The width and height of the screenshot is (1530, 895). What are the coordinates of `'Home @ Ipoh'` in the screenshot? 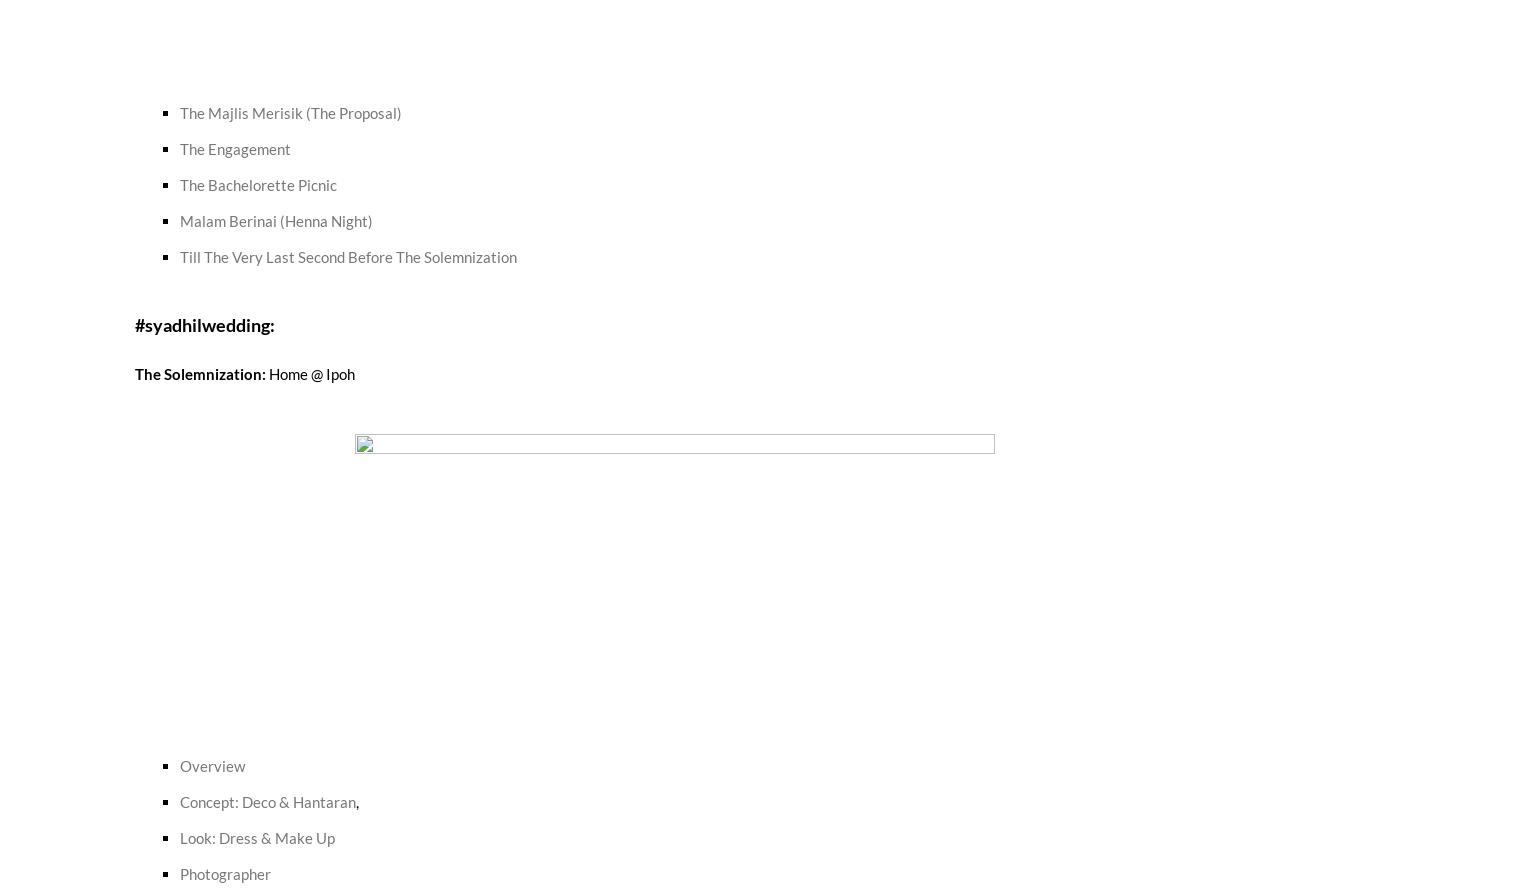 It's located at (311, 373).